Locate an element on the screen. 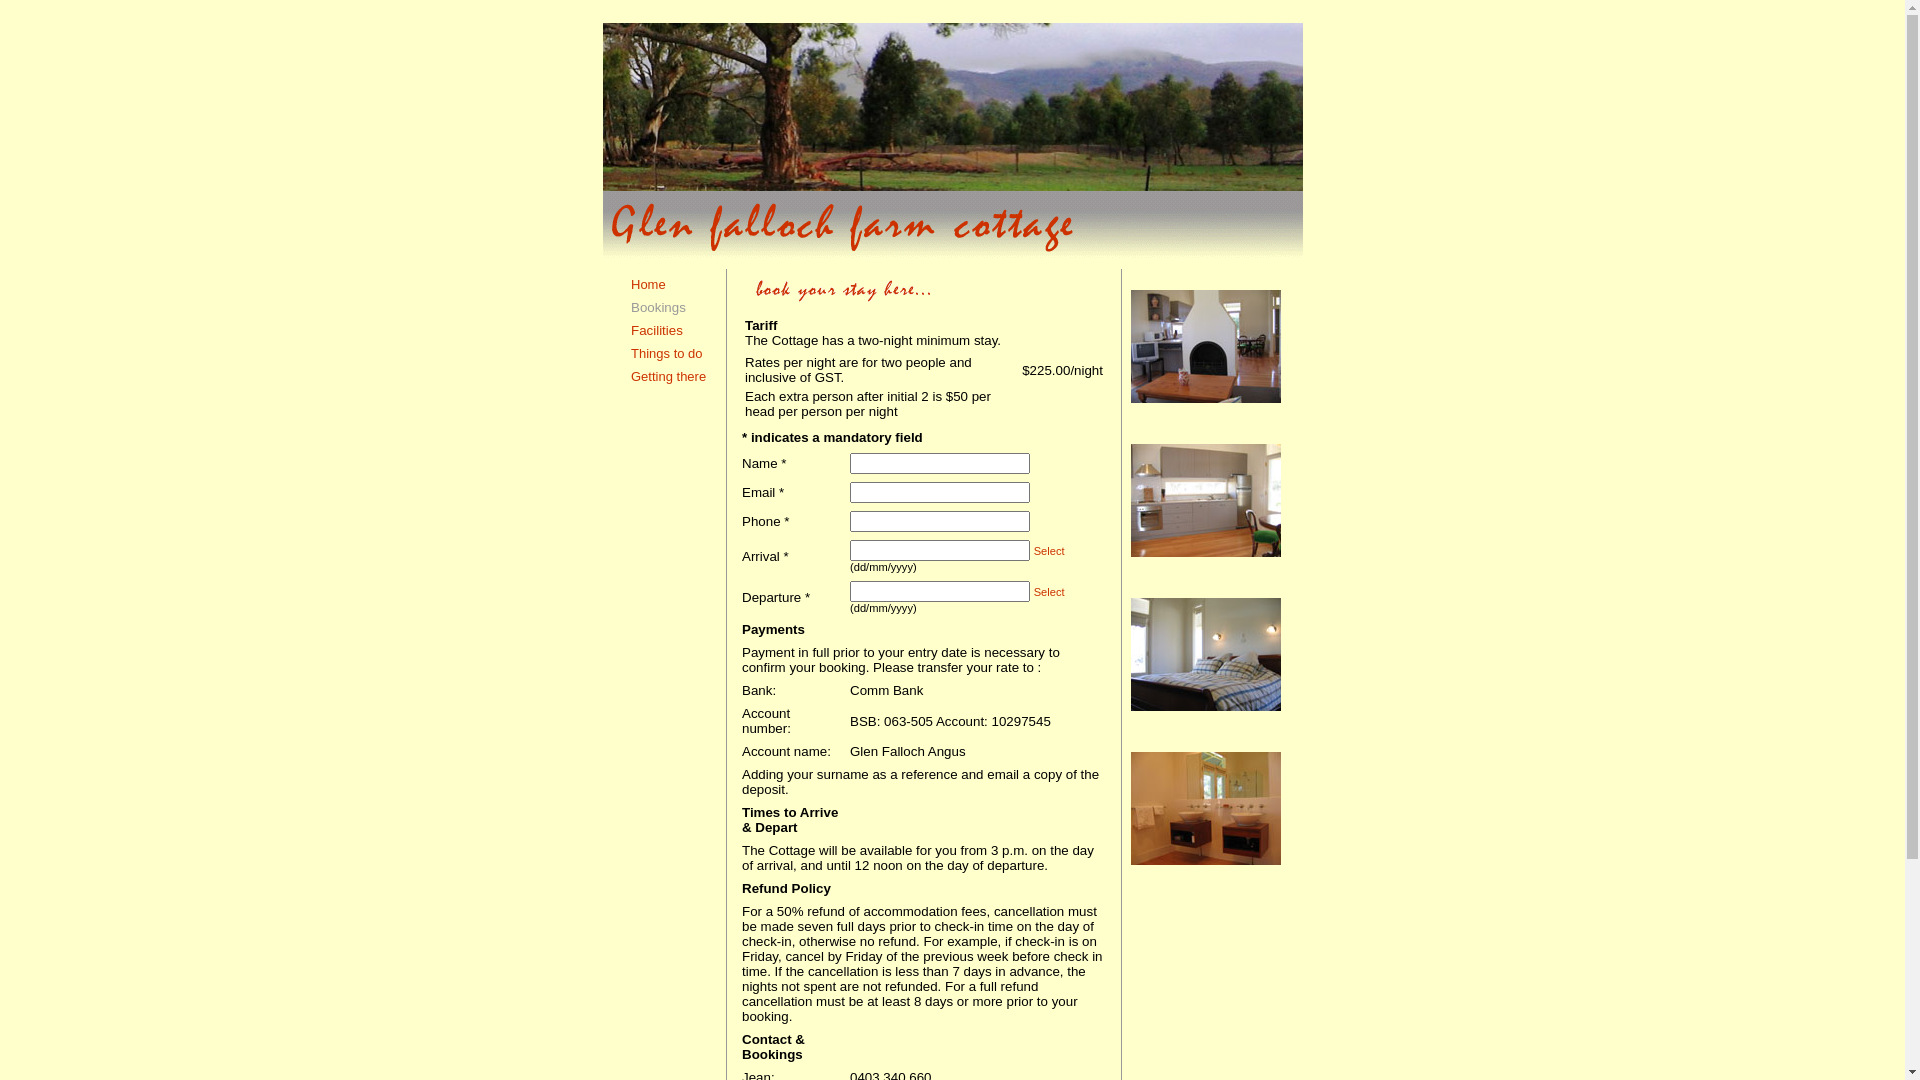  'Getting there' is located at coordinates (668, 376).